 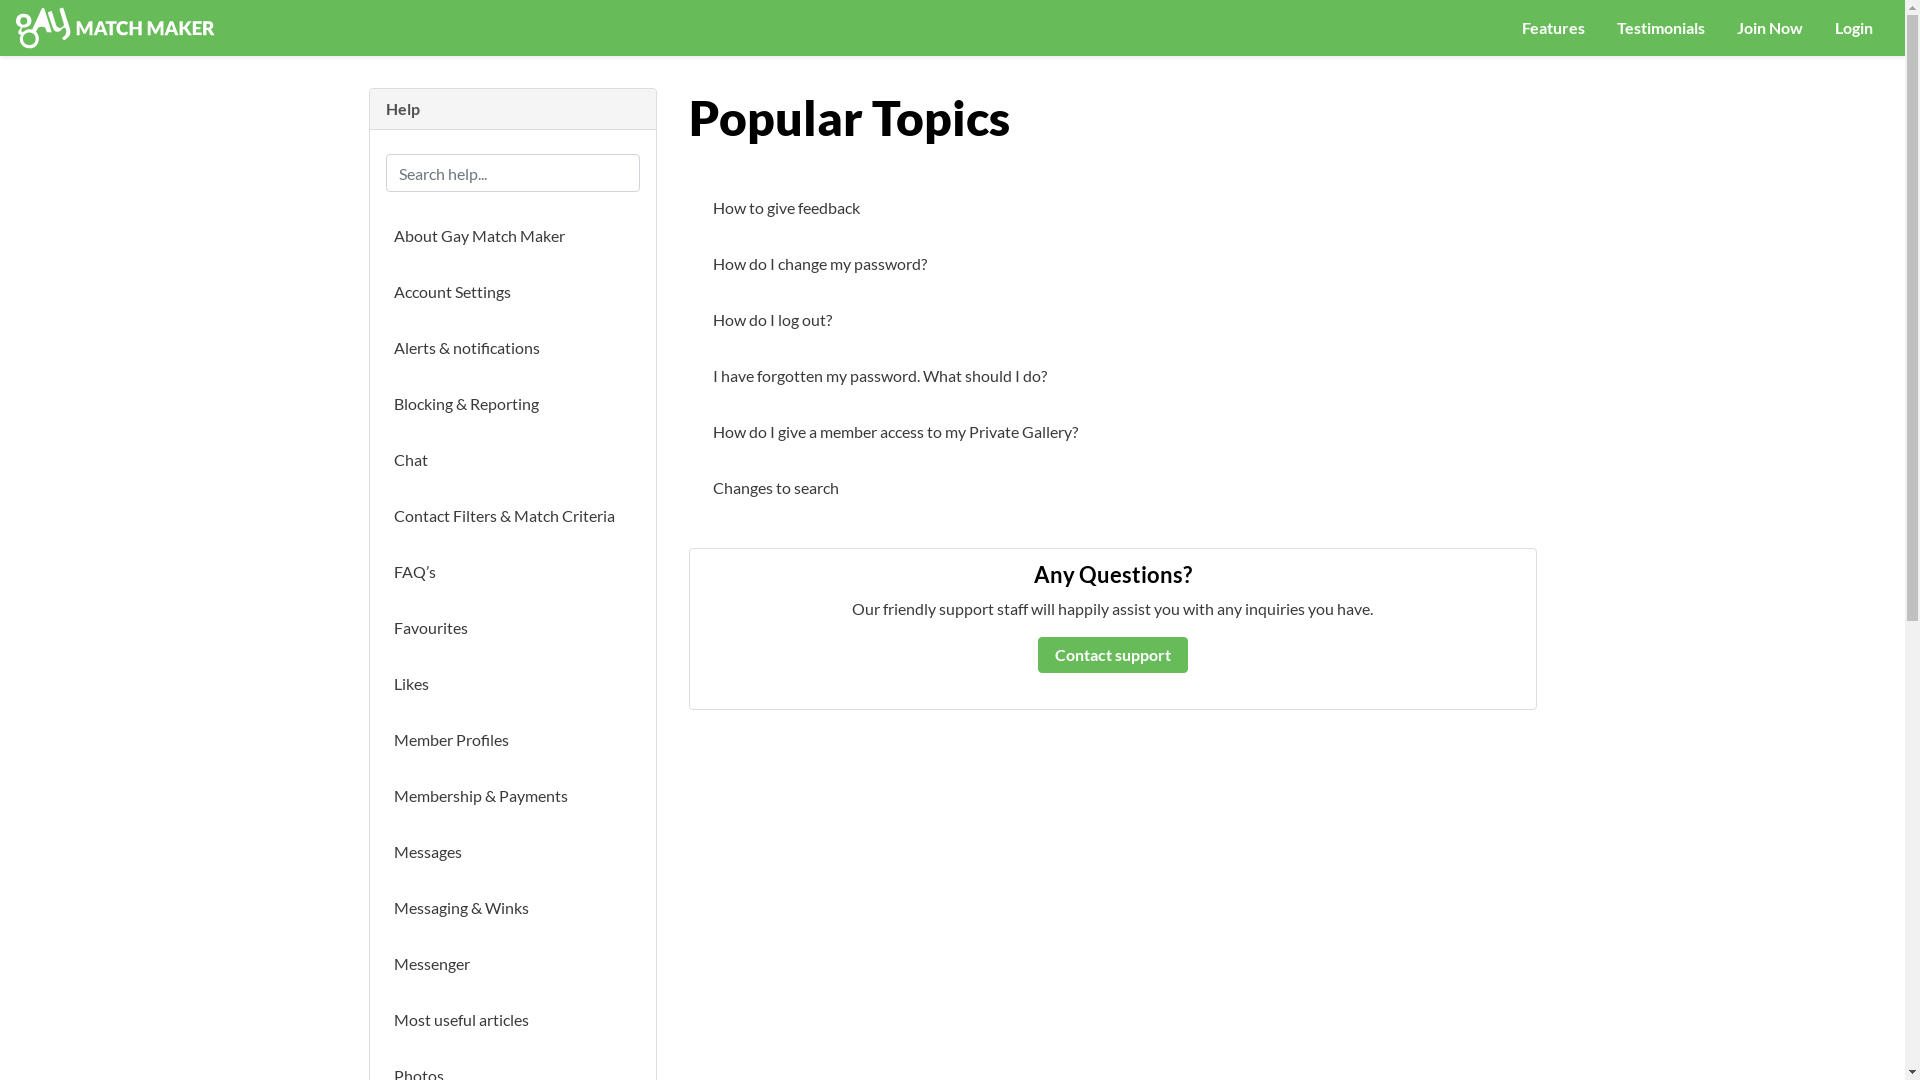 I want to click on 'Messaging & Winks', so click(x=513, y=907).